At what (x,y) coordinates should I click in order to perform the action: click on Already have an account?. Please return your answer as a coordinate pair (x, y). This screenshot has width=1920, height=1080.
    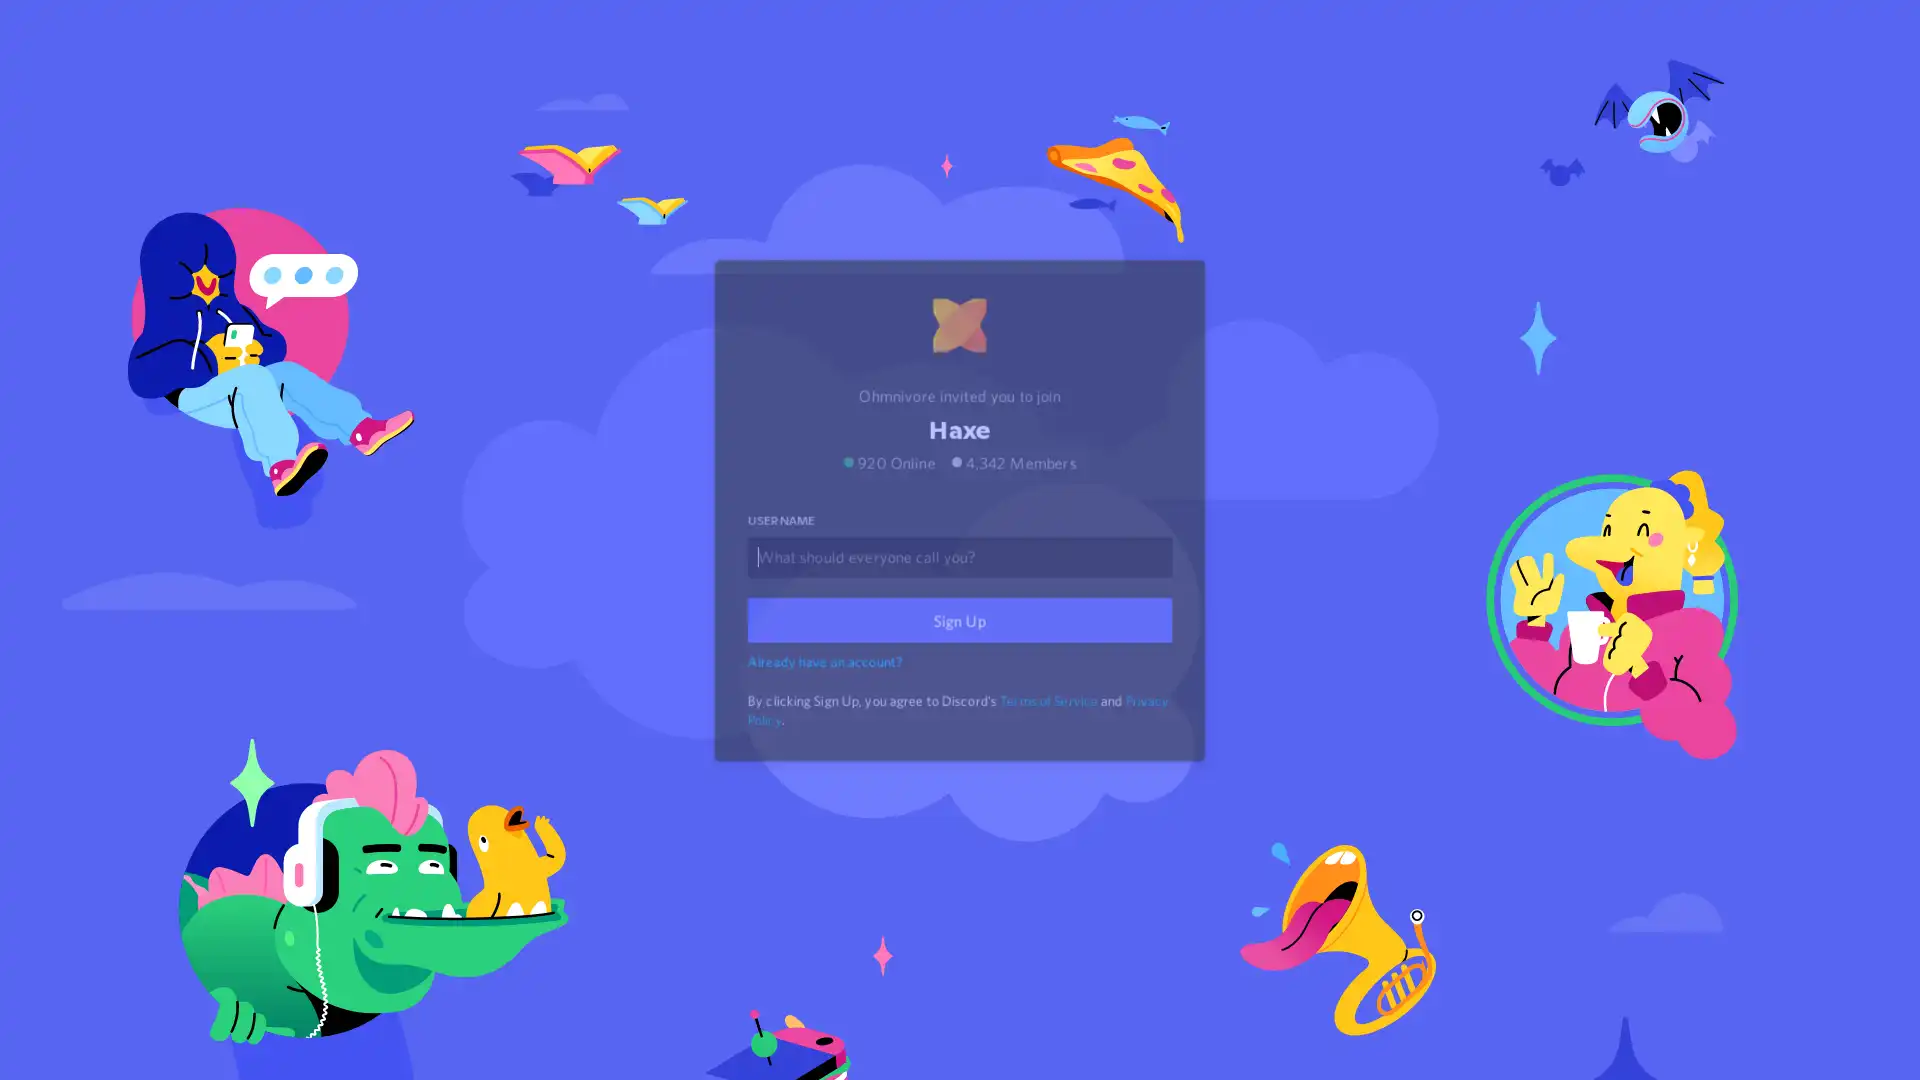
    Looking at the image, I should click on (828, 685).